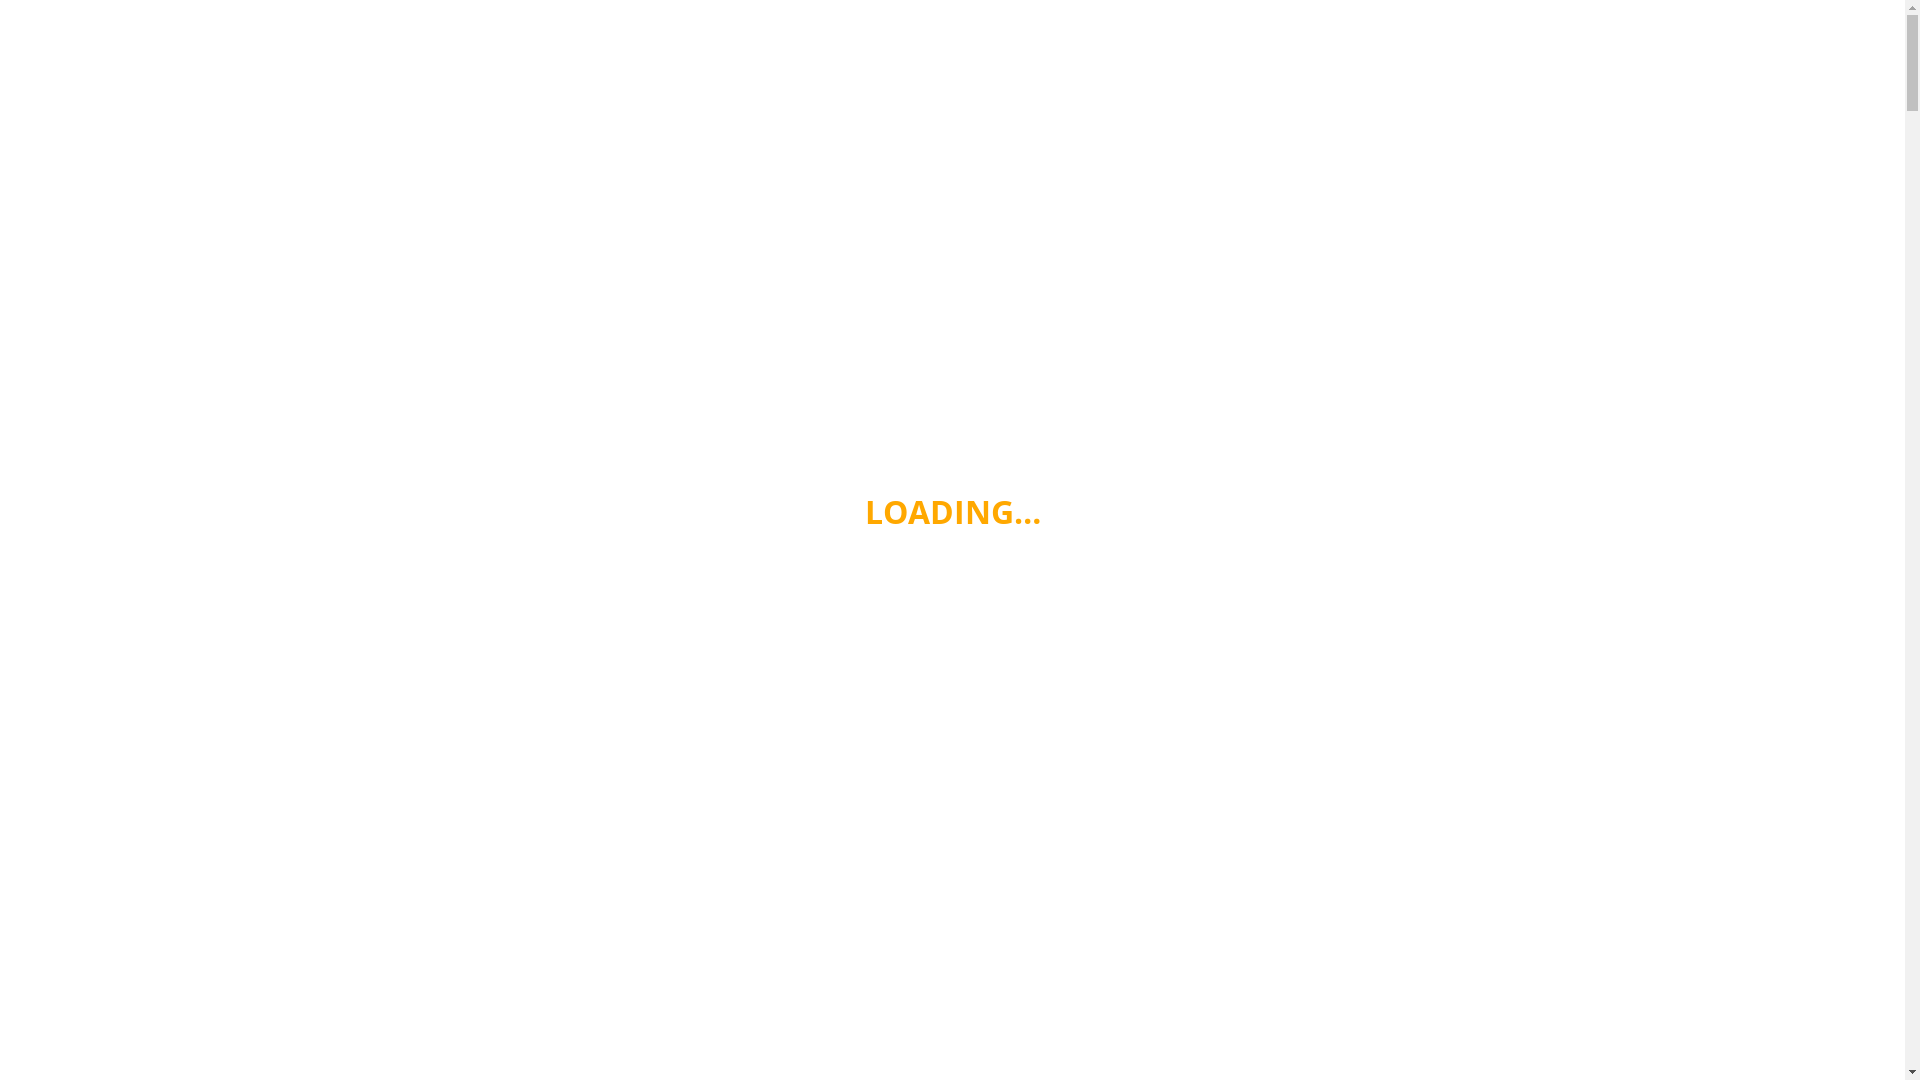 The width and height of the screenshot is (1920, 1080). What do you see at coordinates (1025, 27) in the screenshot?
I see `'WINE'` at bounding box center [1025, 27].